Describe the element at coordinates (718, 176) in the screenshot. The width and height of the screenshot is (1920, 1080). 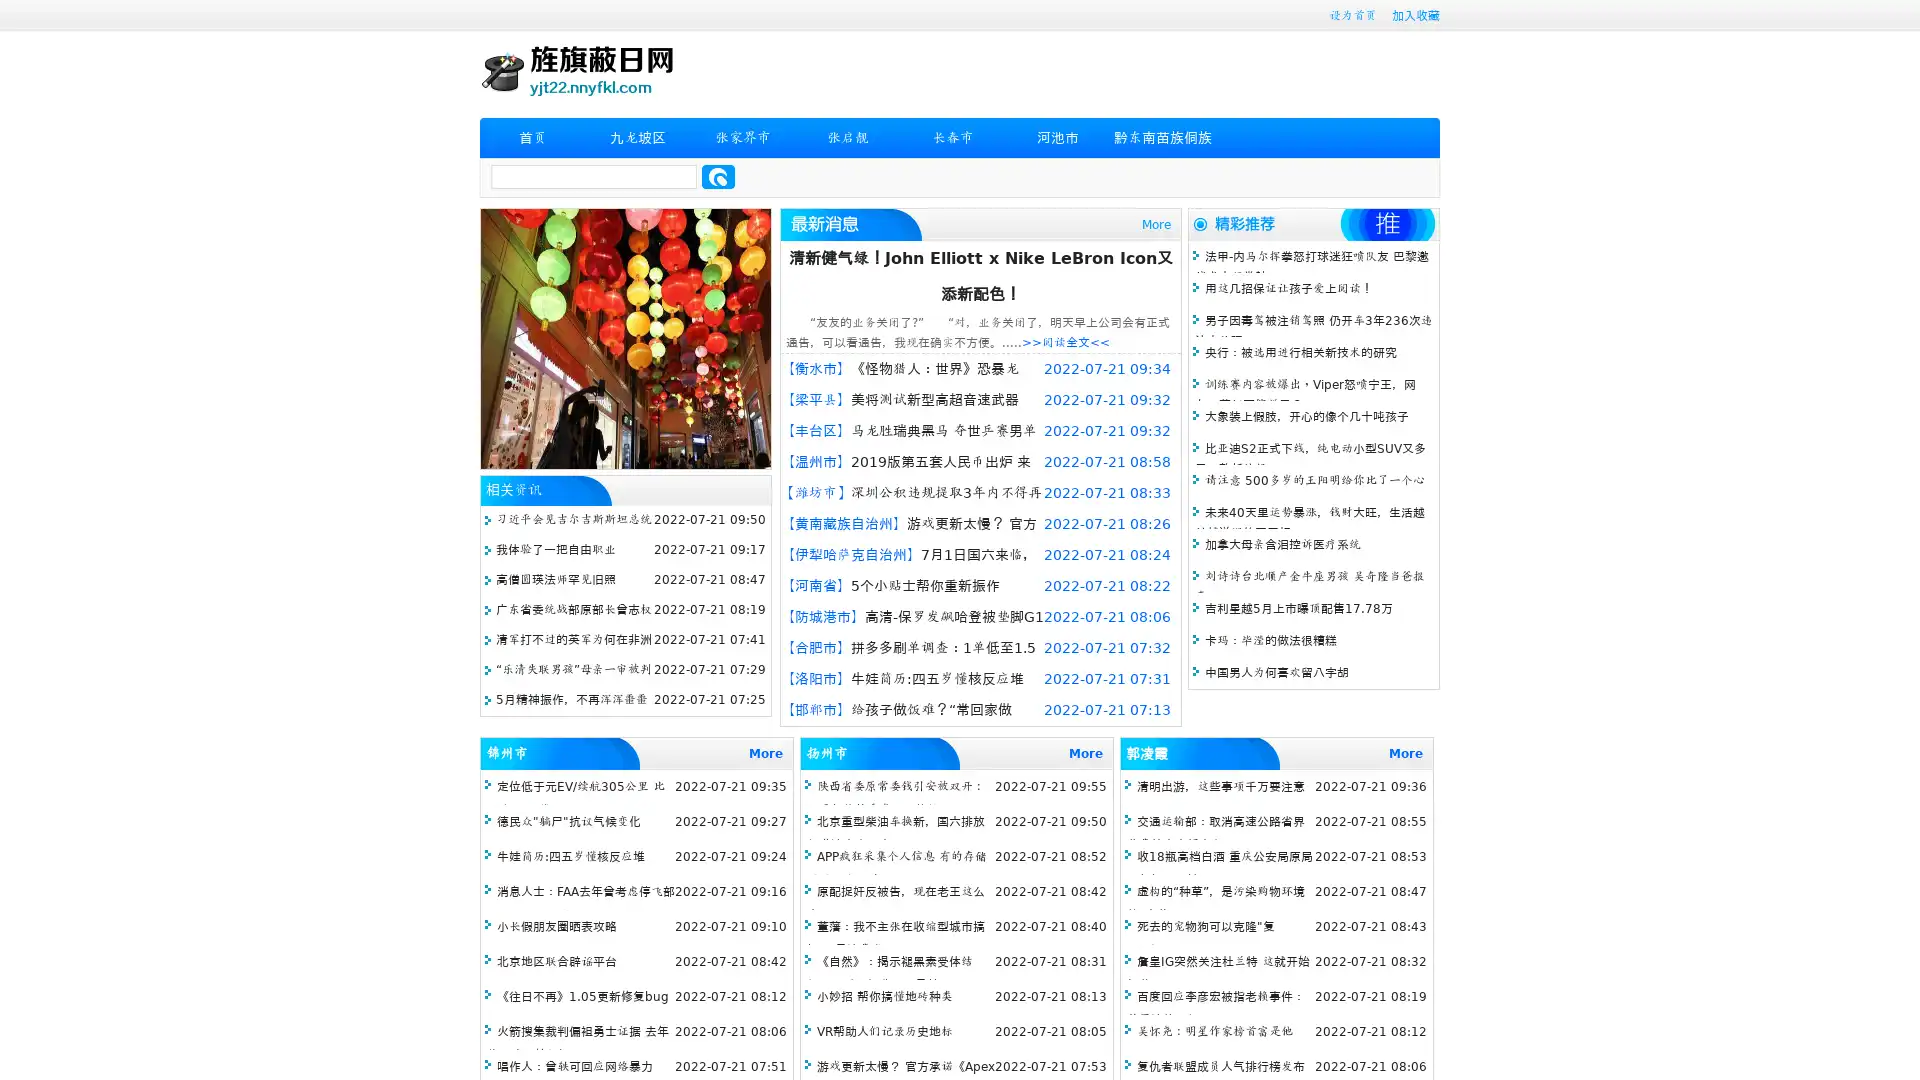
I see `Search` at that location.